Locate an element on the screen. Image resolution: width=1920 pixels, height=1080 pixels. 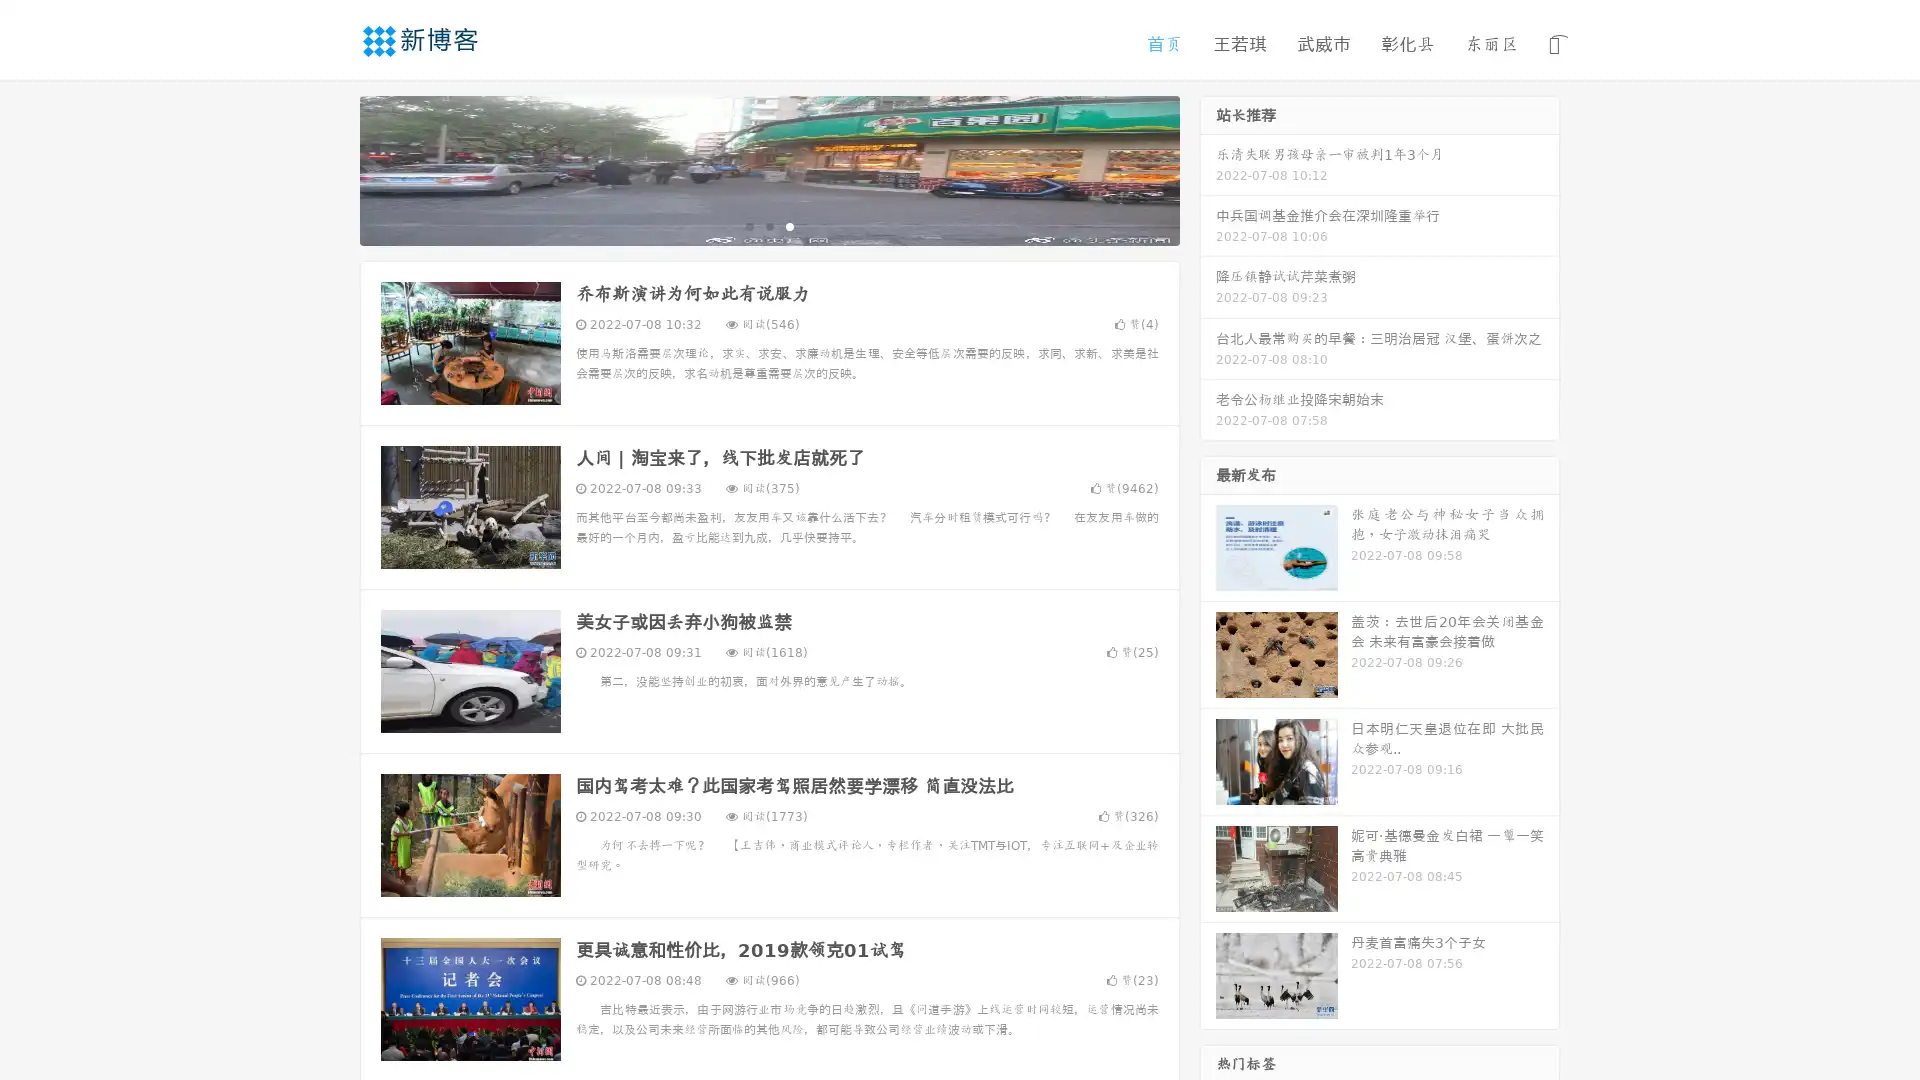
Previous slide is located at coordinates (330, 168).